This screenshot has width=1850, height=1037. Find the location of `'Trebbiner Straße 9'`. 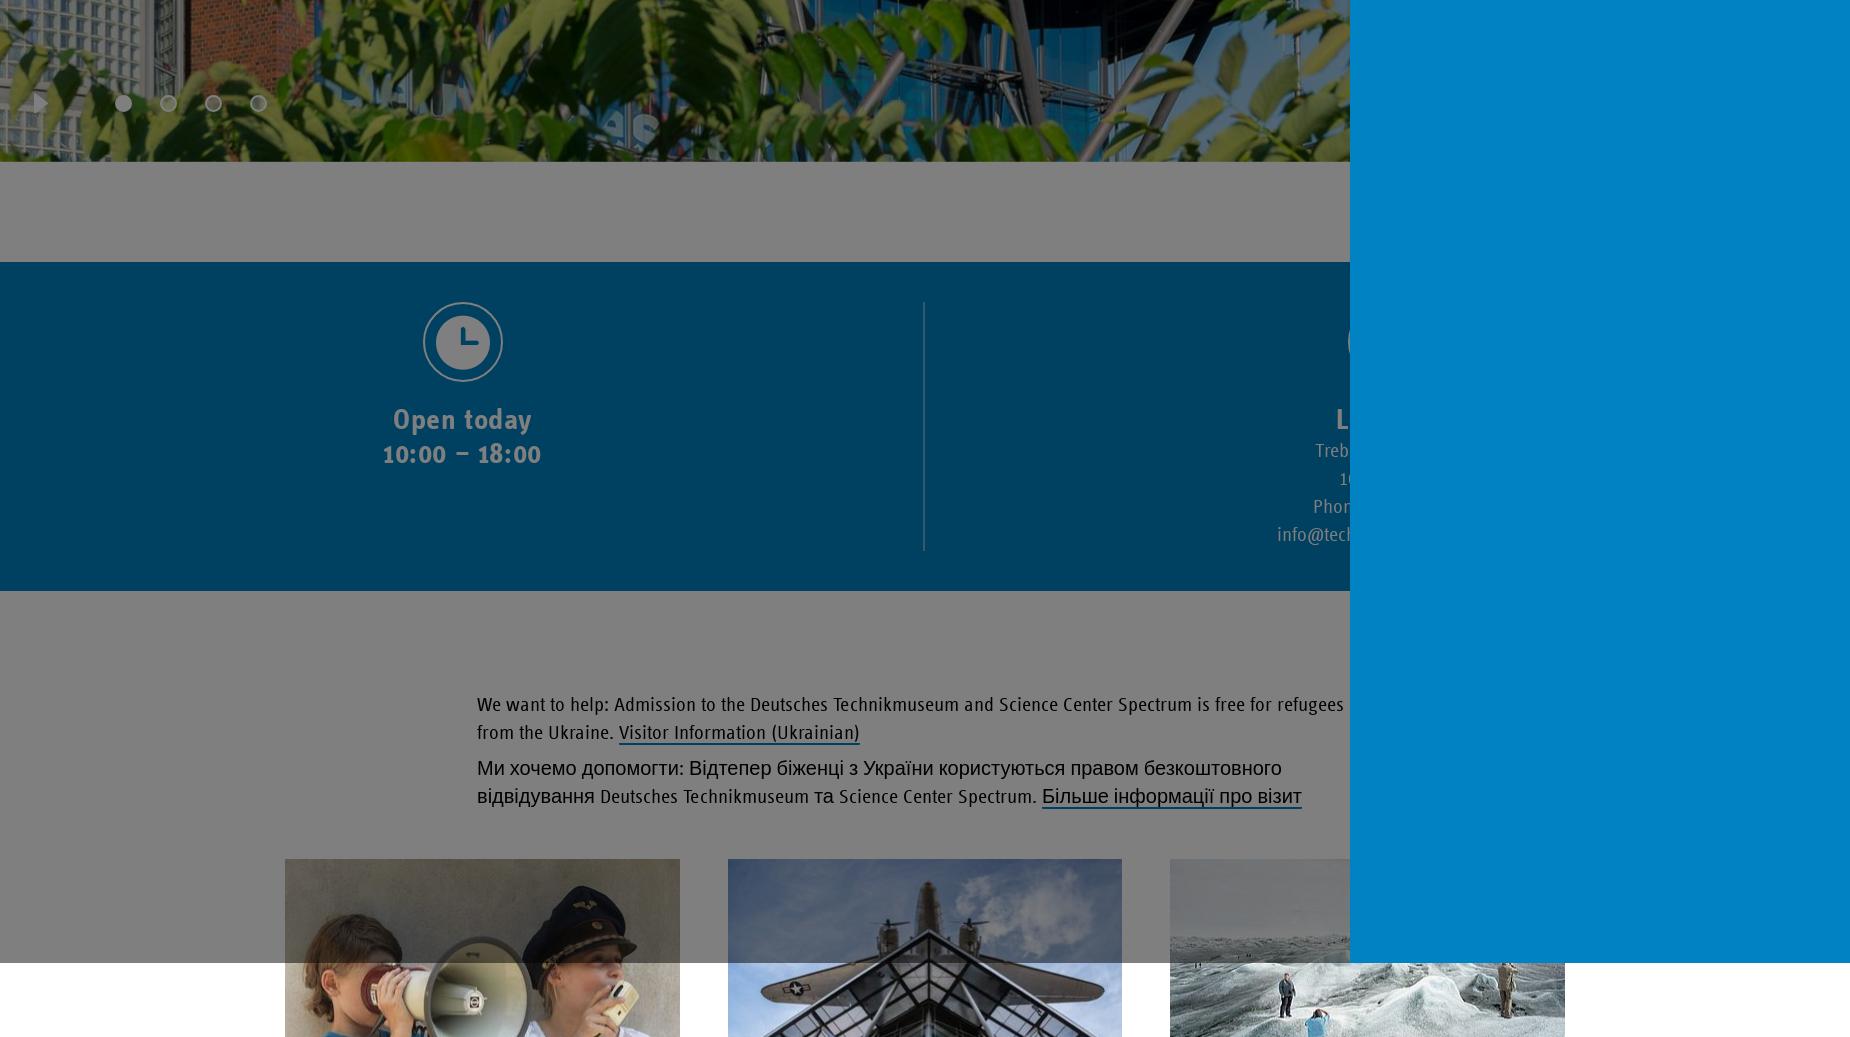

'Trebbiner Straße 9' is located at coordinates (1385, 448).